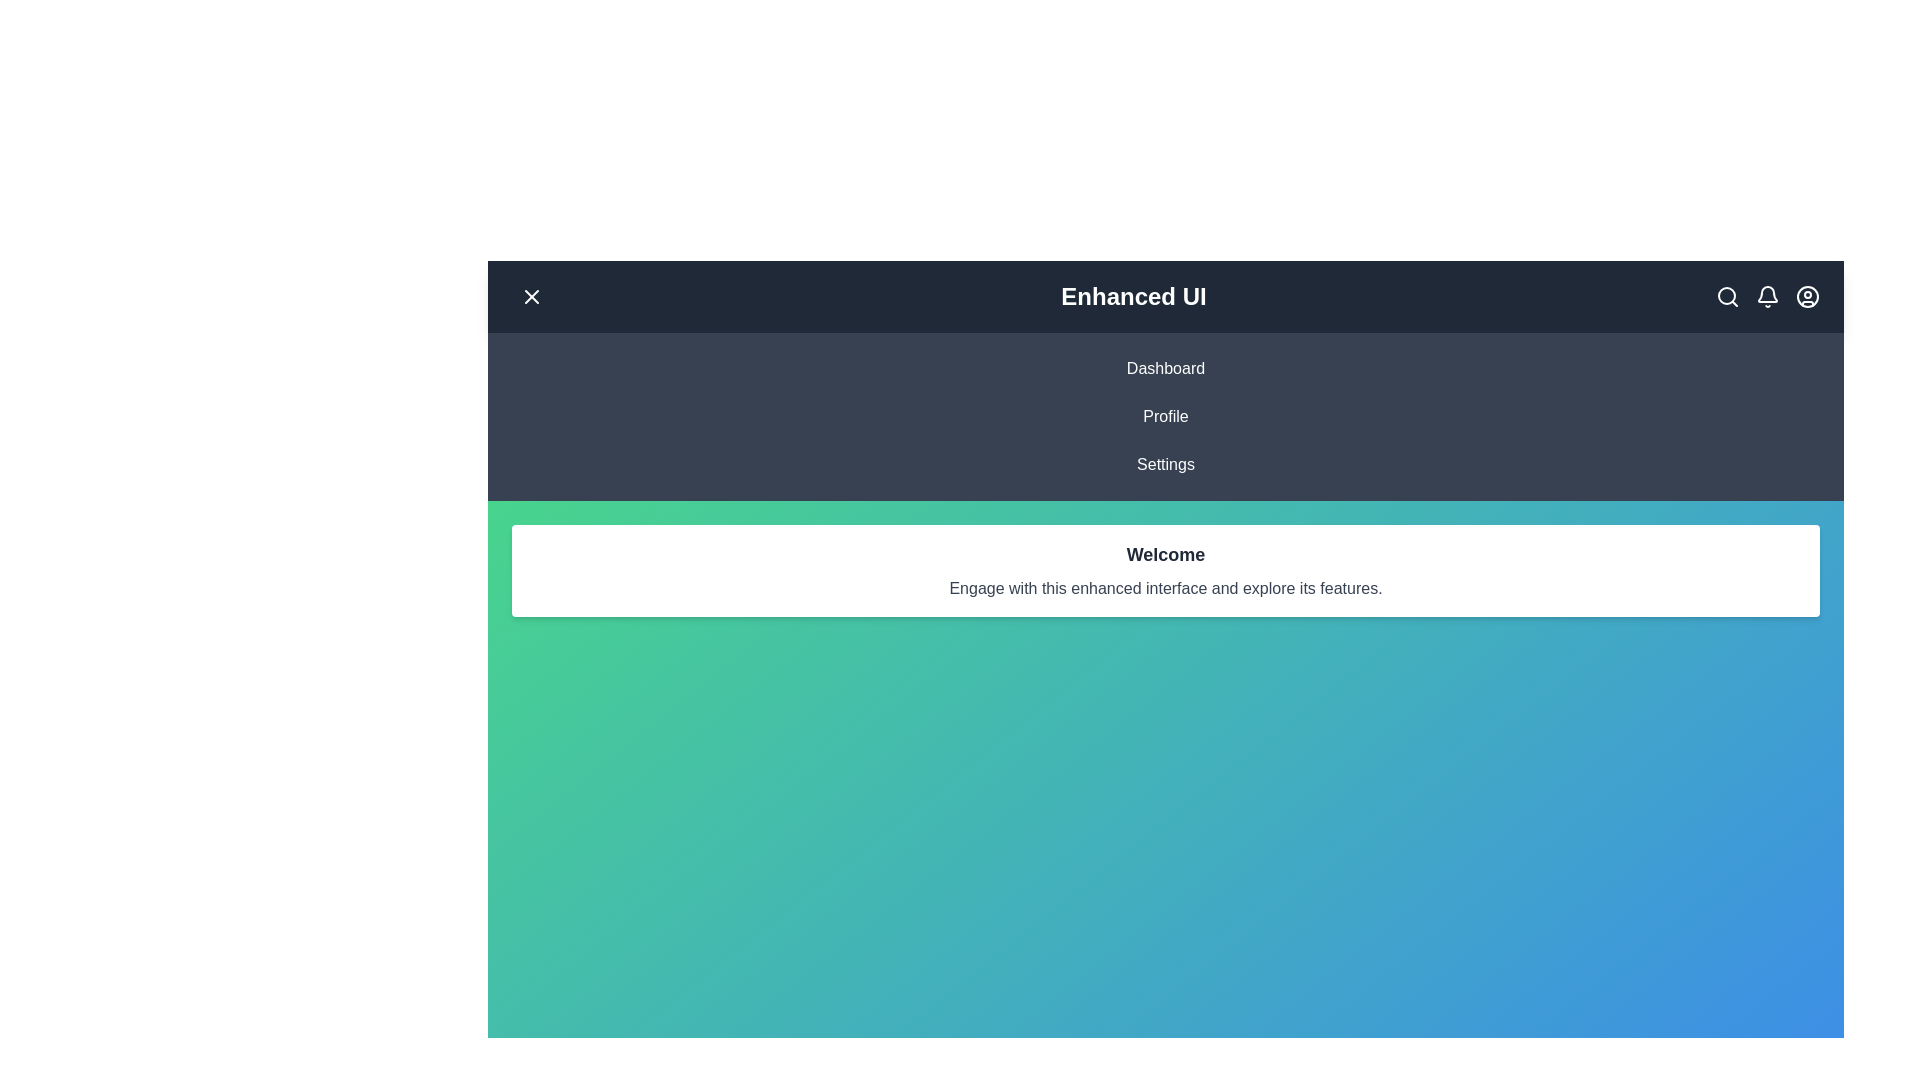 The height and width of the screenshot is (1080, 1920). Describe the element at coordinates (532, 297) in the screenshot. I see `the menu button to toggle the menu visibility` at that location.